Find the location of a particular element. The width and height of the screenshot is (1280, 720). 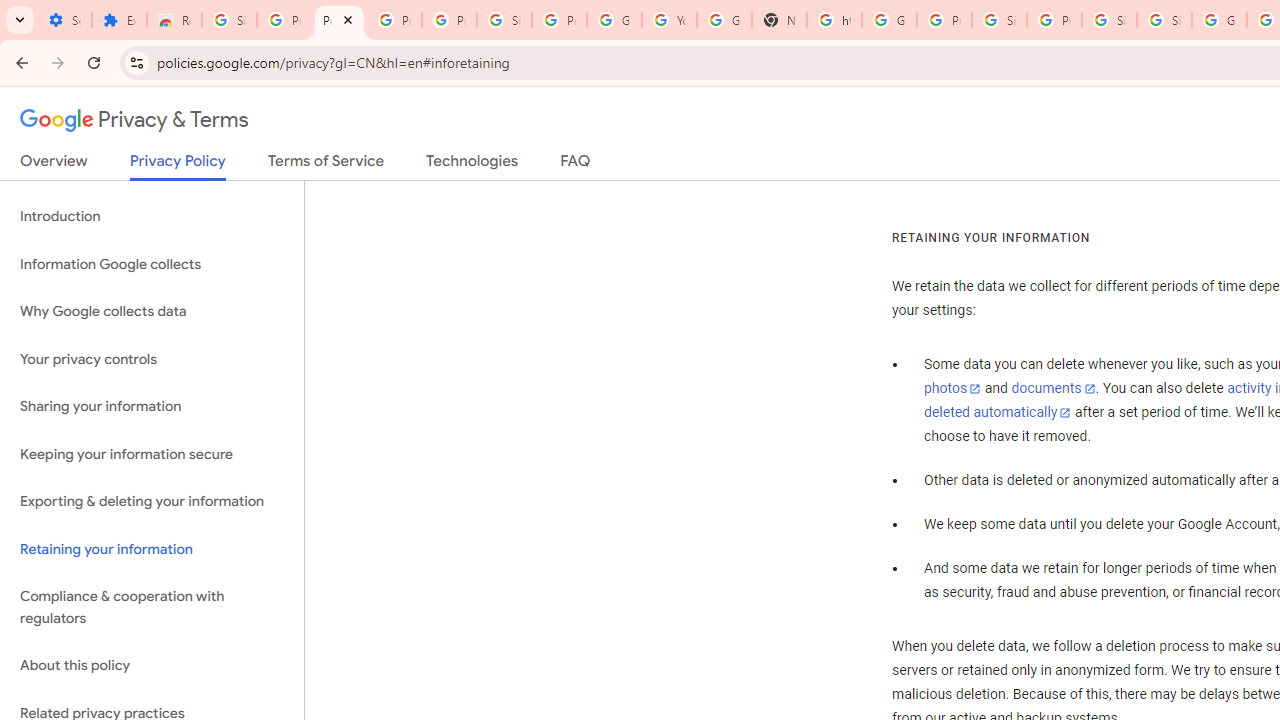

'Information Google collects' is located at coordinates (151, 263).